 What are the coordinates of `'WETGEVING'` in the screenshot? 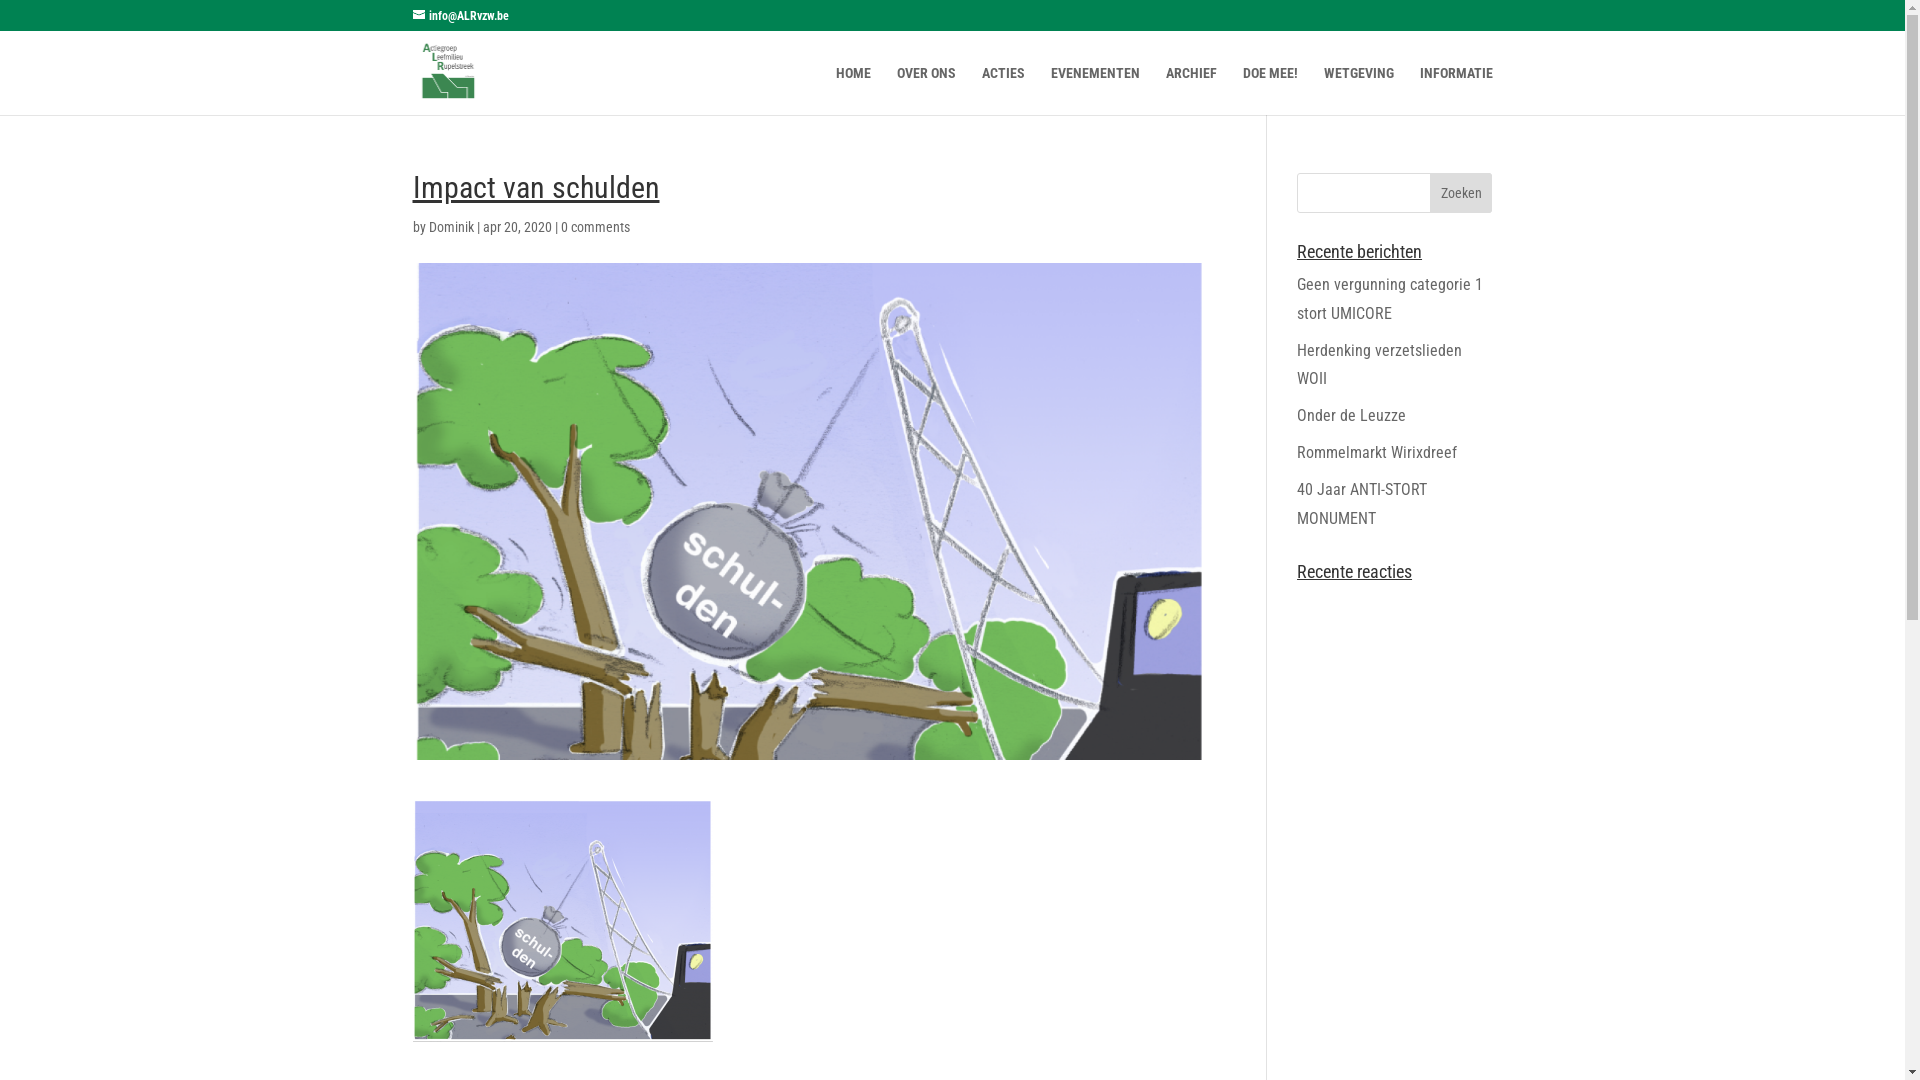 It's located at (1358, 90).